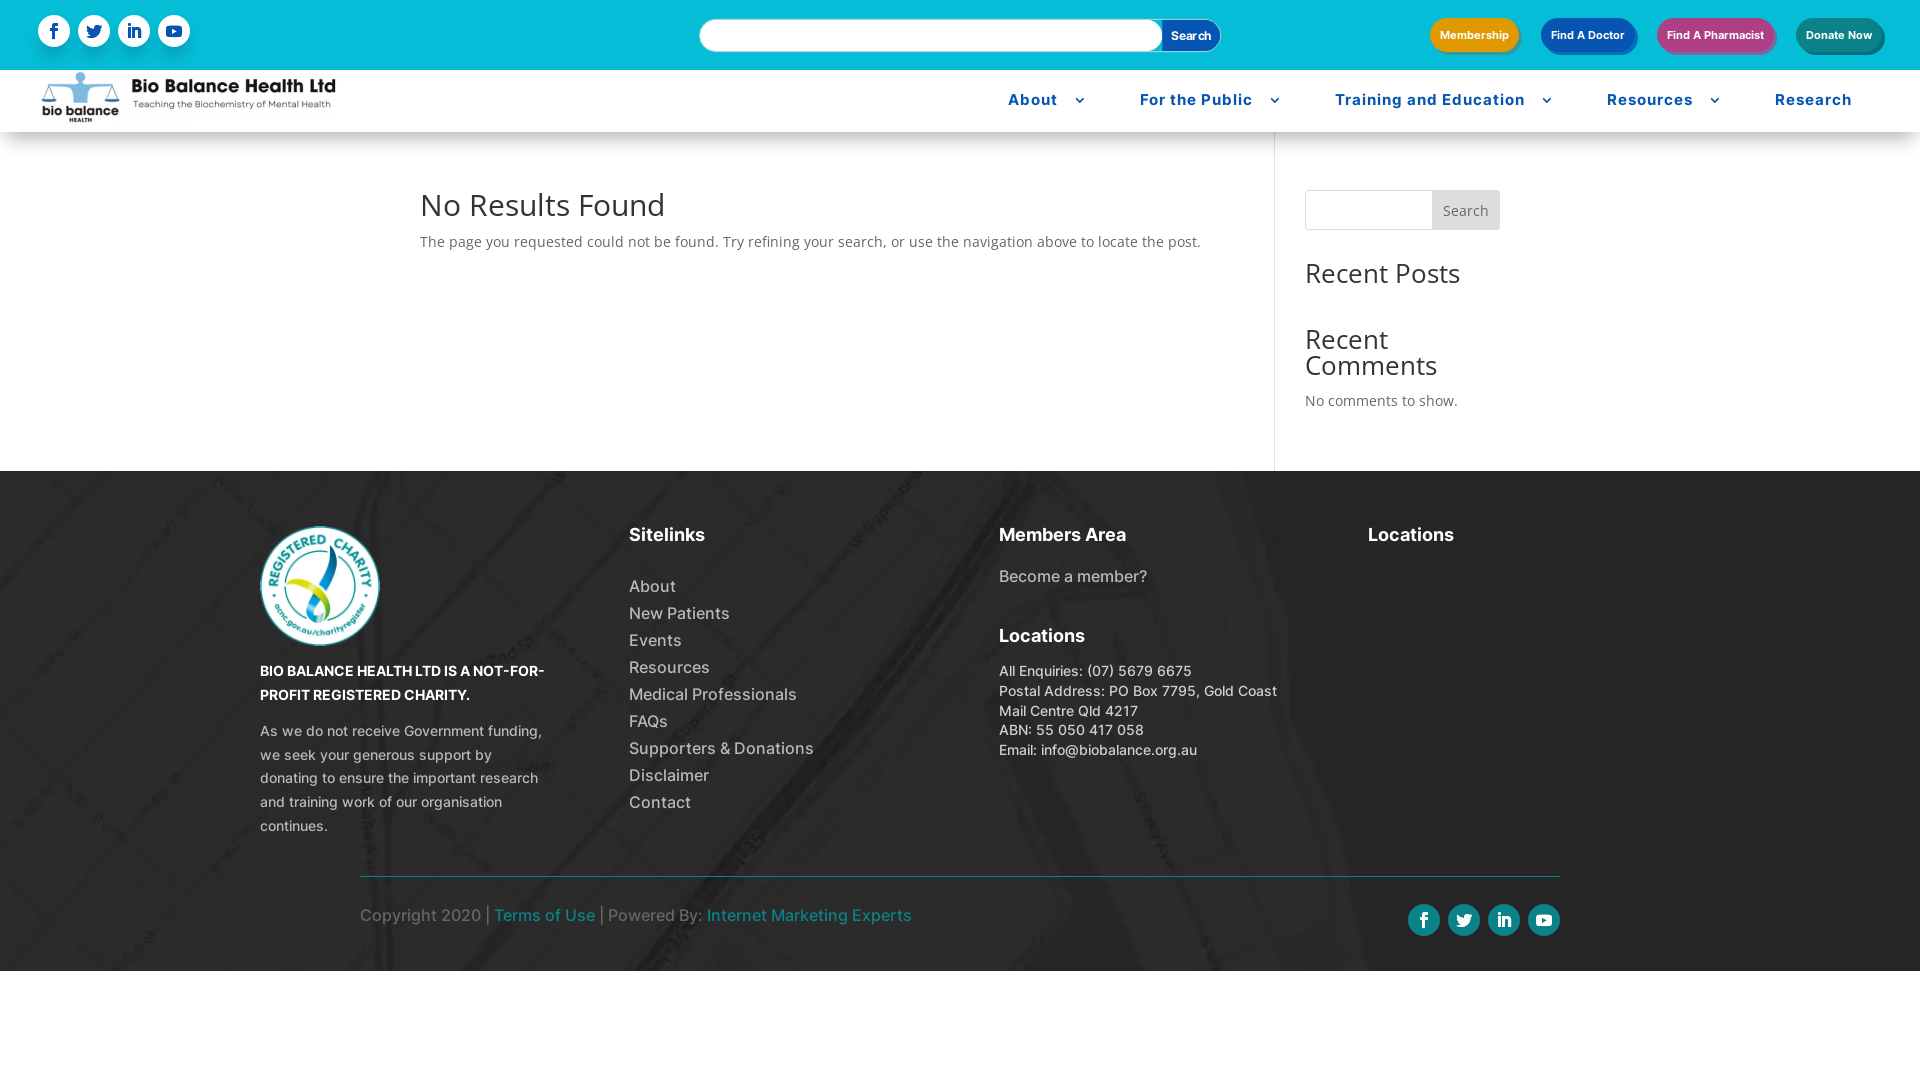 The height and width of the screenshot is (1080, 1920). I want to click on 'About', so click(1032, 100).